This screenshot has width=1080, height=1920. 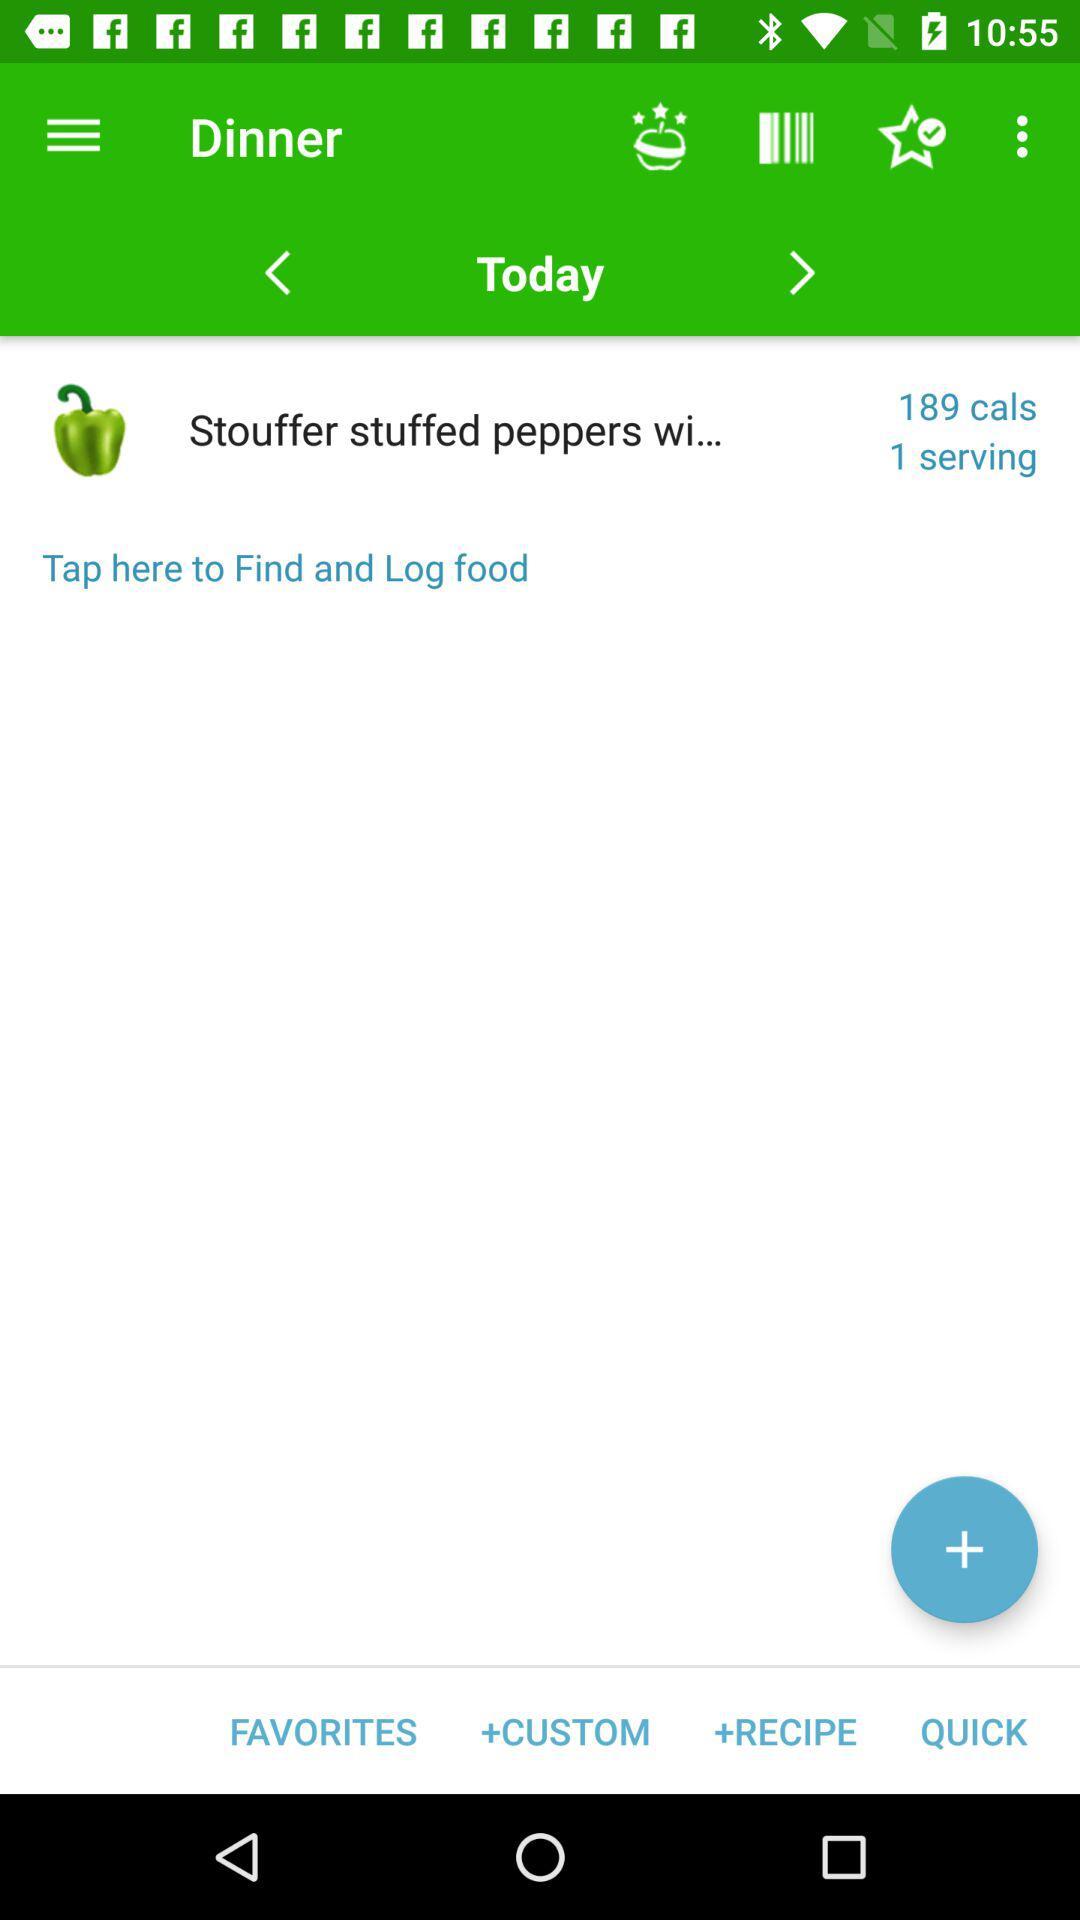 I want to click on the arrow_forward icon, so click(x=801, y=272).